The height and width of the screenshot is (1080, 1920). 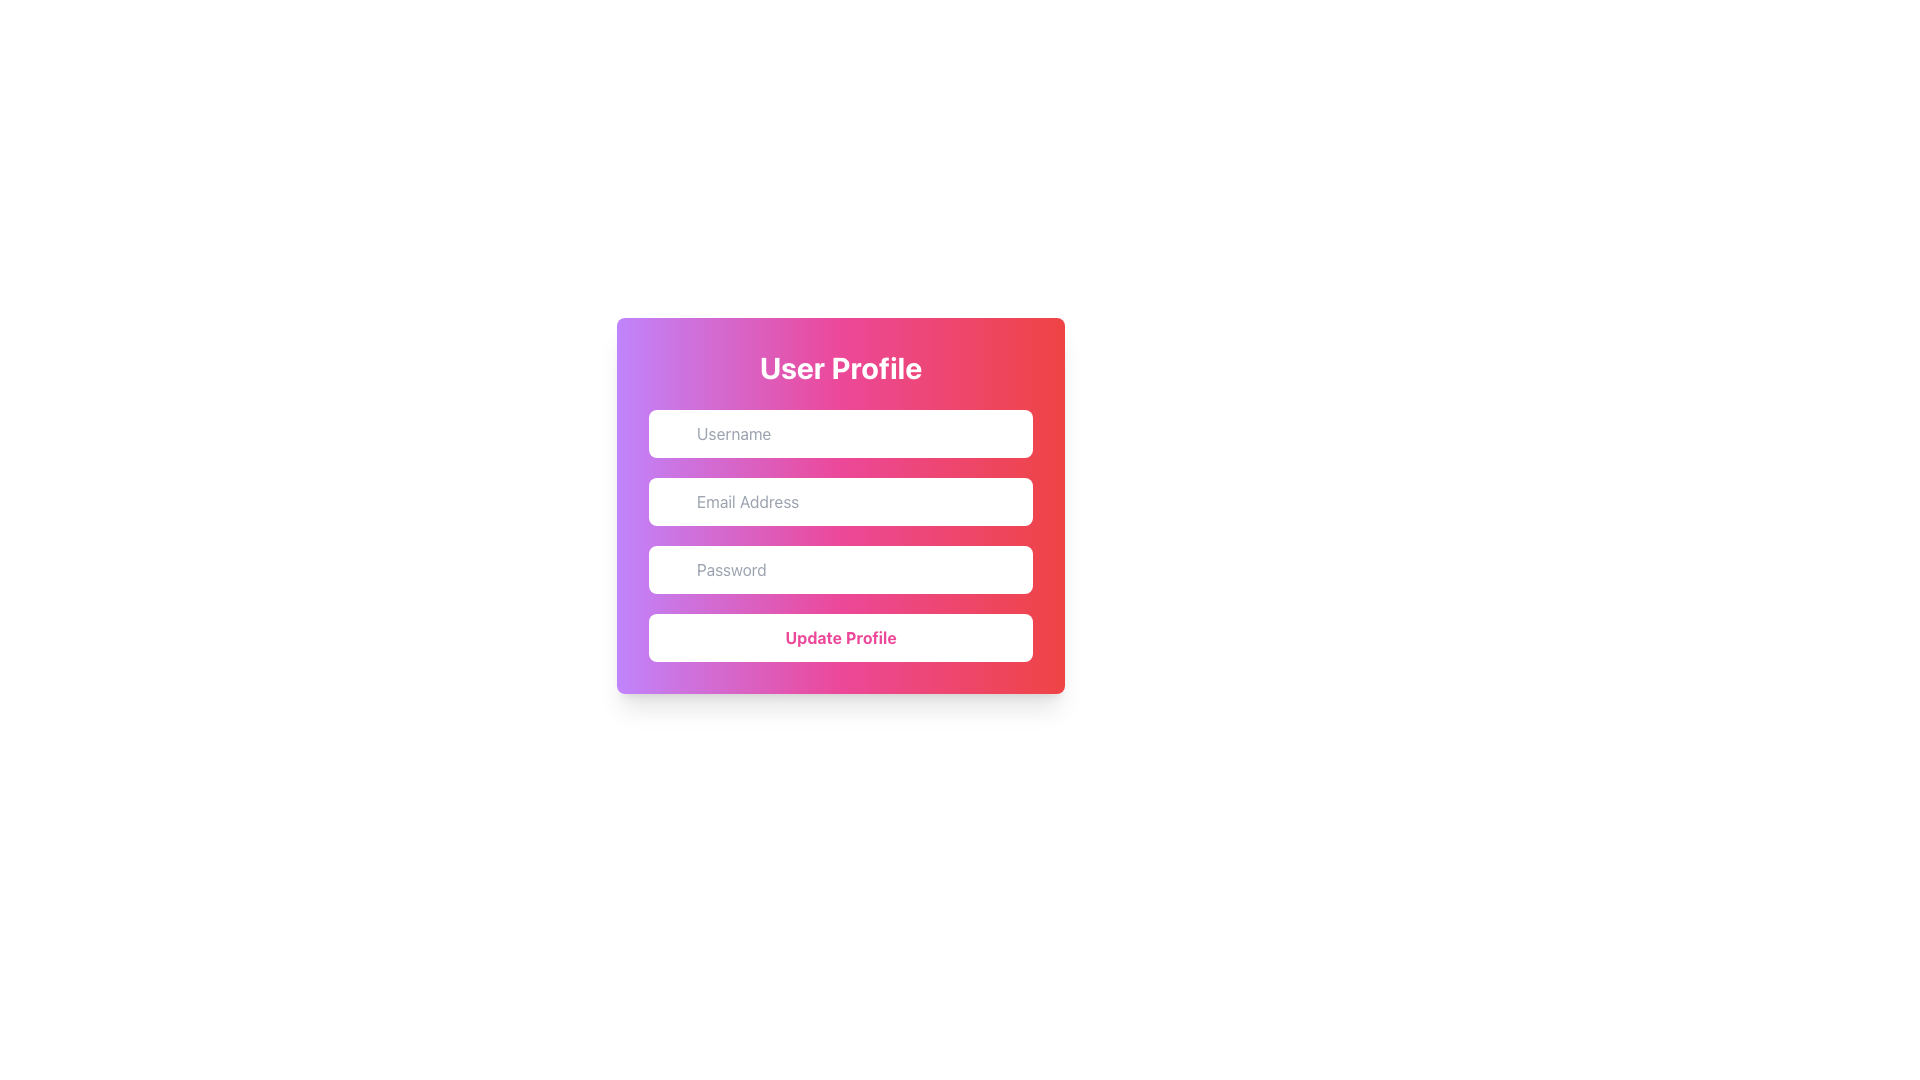 What do you see at coordinates (840, 433) in the screenshot?
I see `the Text Input Field for entering the username in the 'User Profile' form by tabbing to it` at bounding box center [840, 433].